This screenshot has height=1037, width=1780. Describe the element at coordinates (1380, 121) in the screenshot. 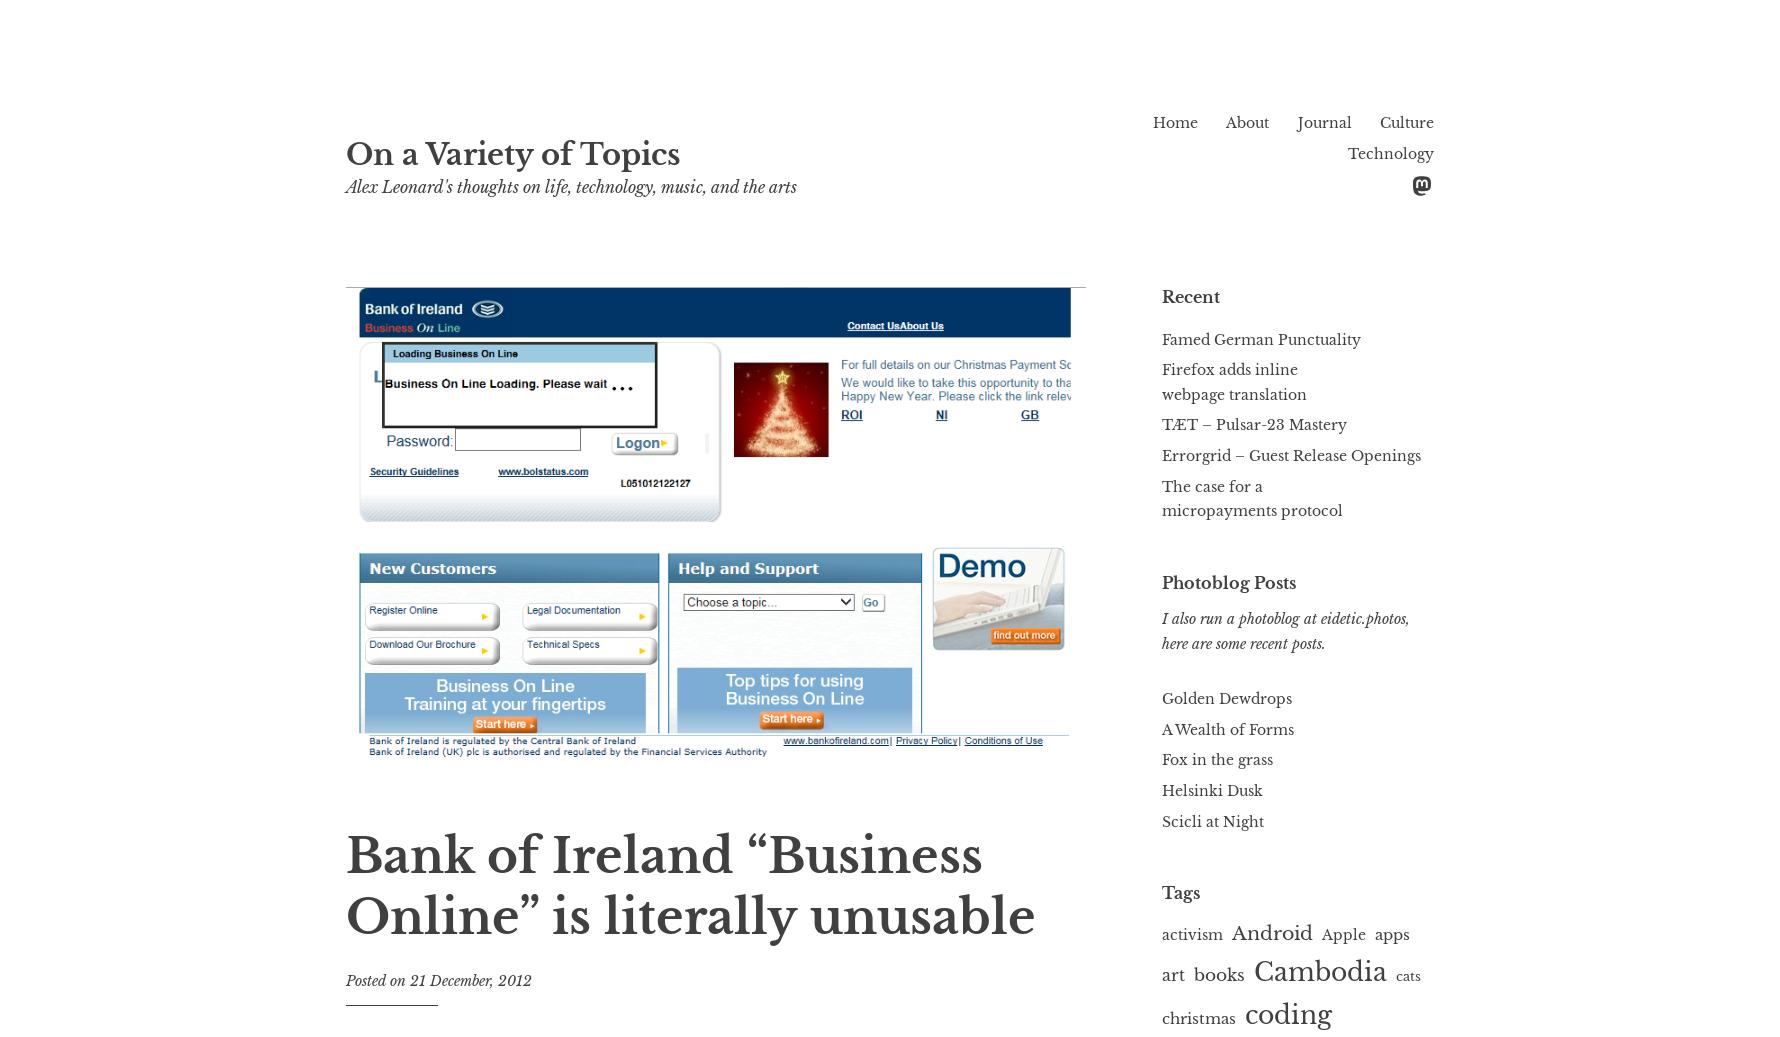

I see `'Culture'` at that location.